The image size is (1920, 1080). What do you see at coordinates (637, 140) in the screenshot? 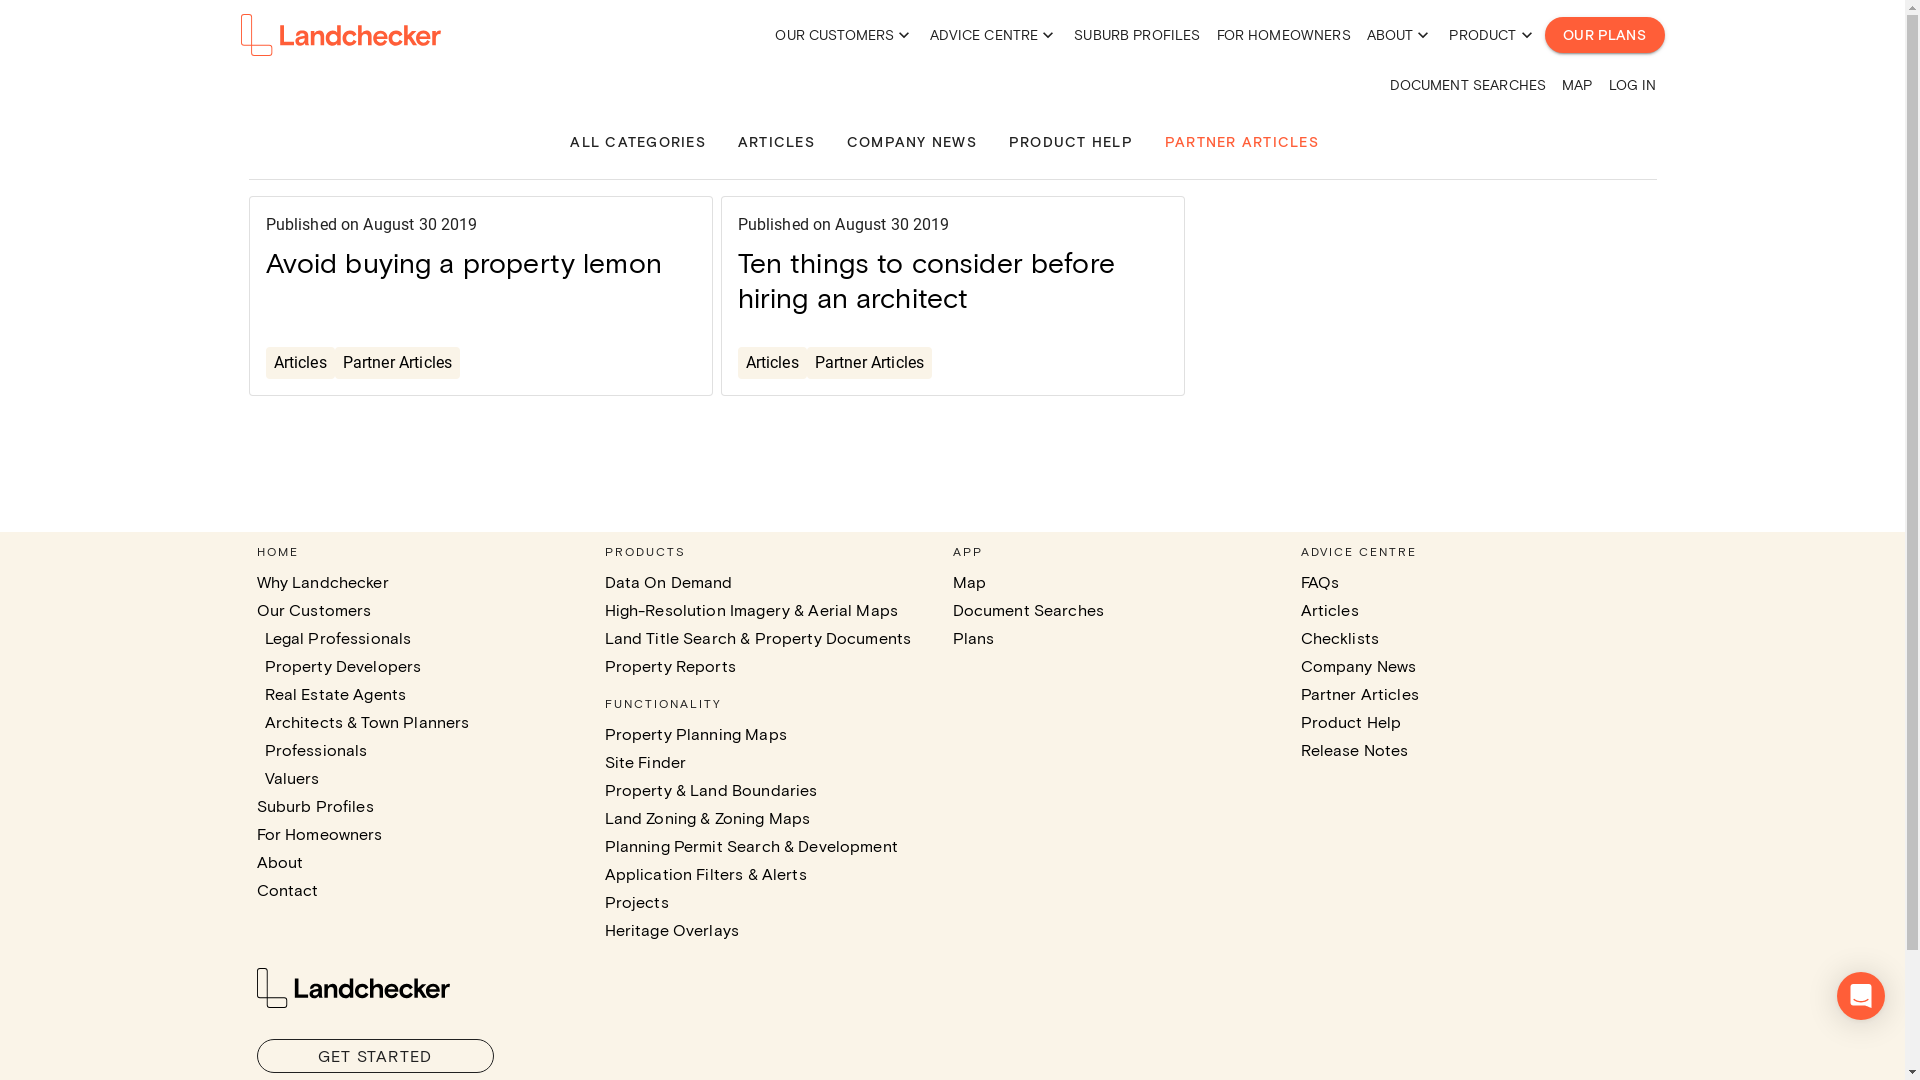
I see `'ALL CATEGORIES'` at bounding box center [637, 140].